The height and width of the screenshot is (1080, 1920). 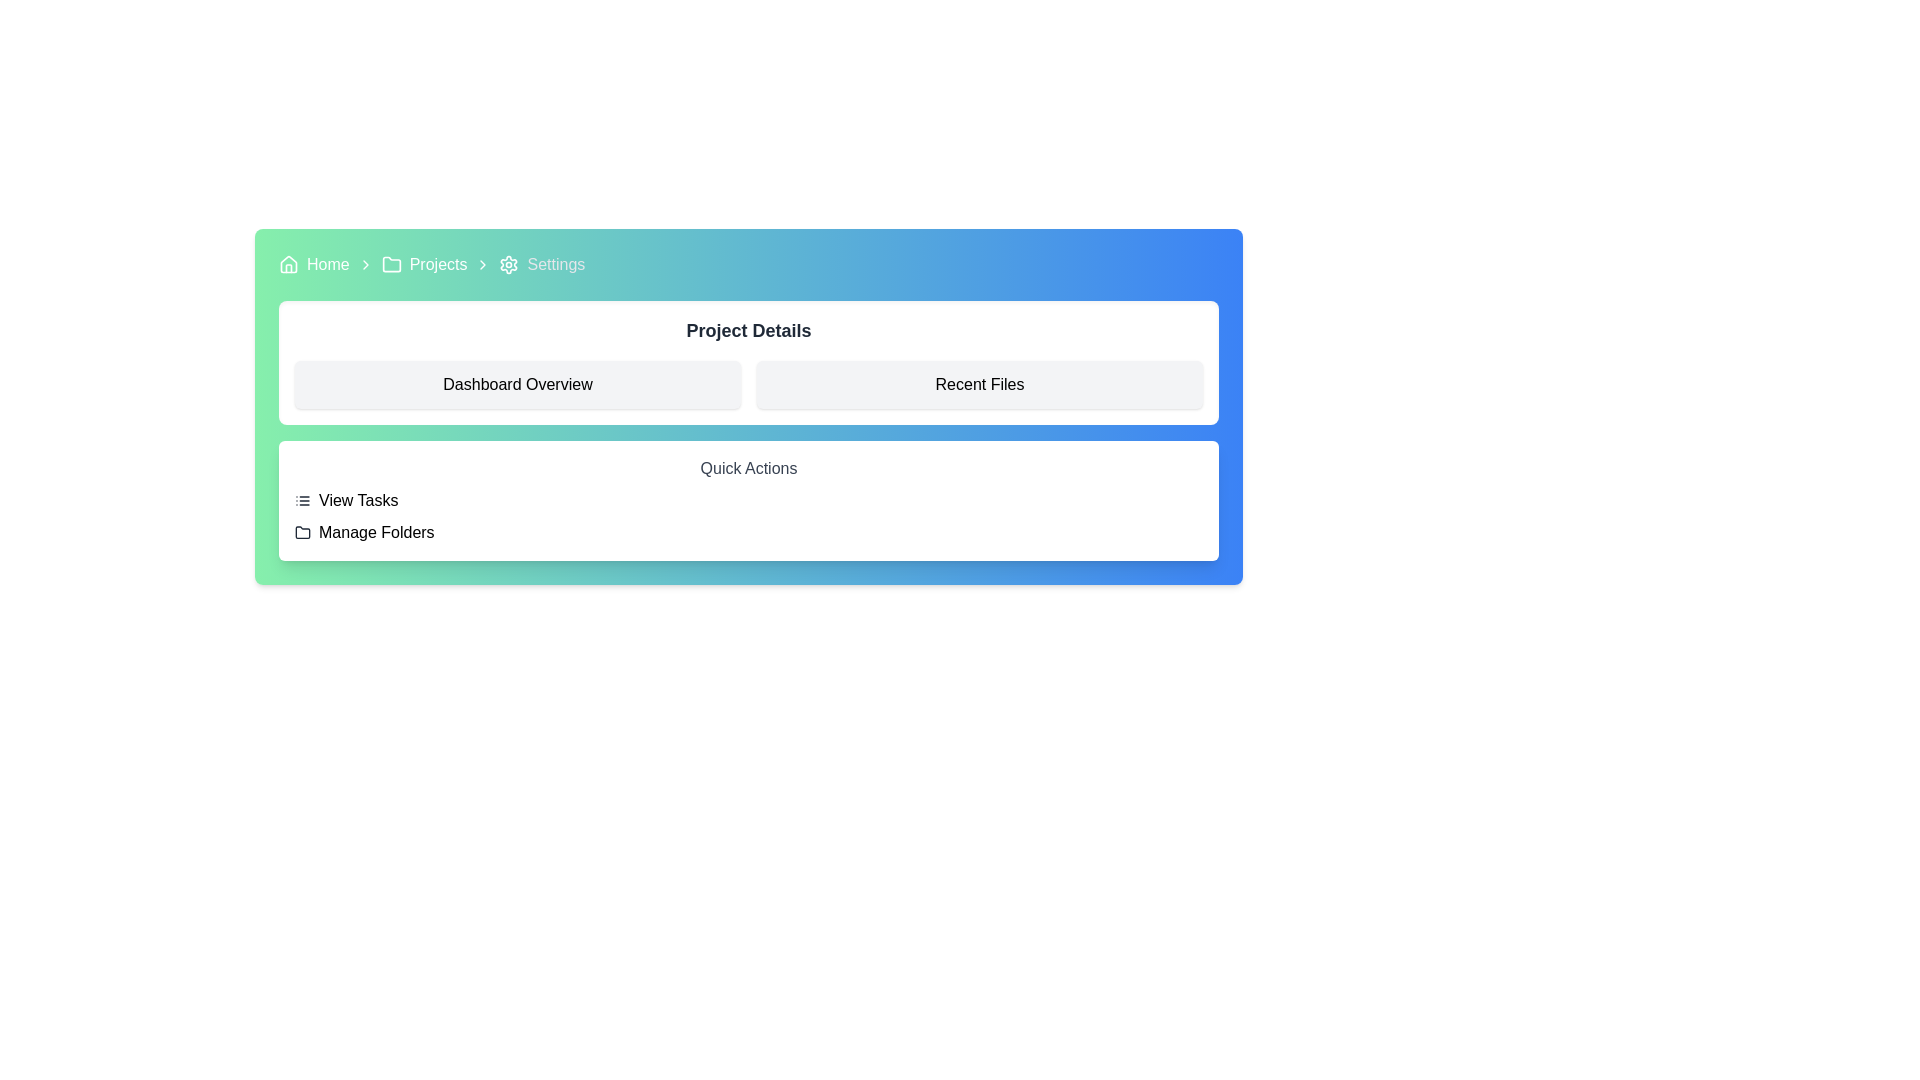 I want to click on the 'Projects' navigation link, which is the second text item in the sequence of navigation labels, so click(x=437, y=264).